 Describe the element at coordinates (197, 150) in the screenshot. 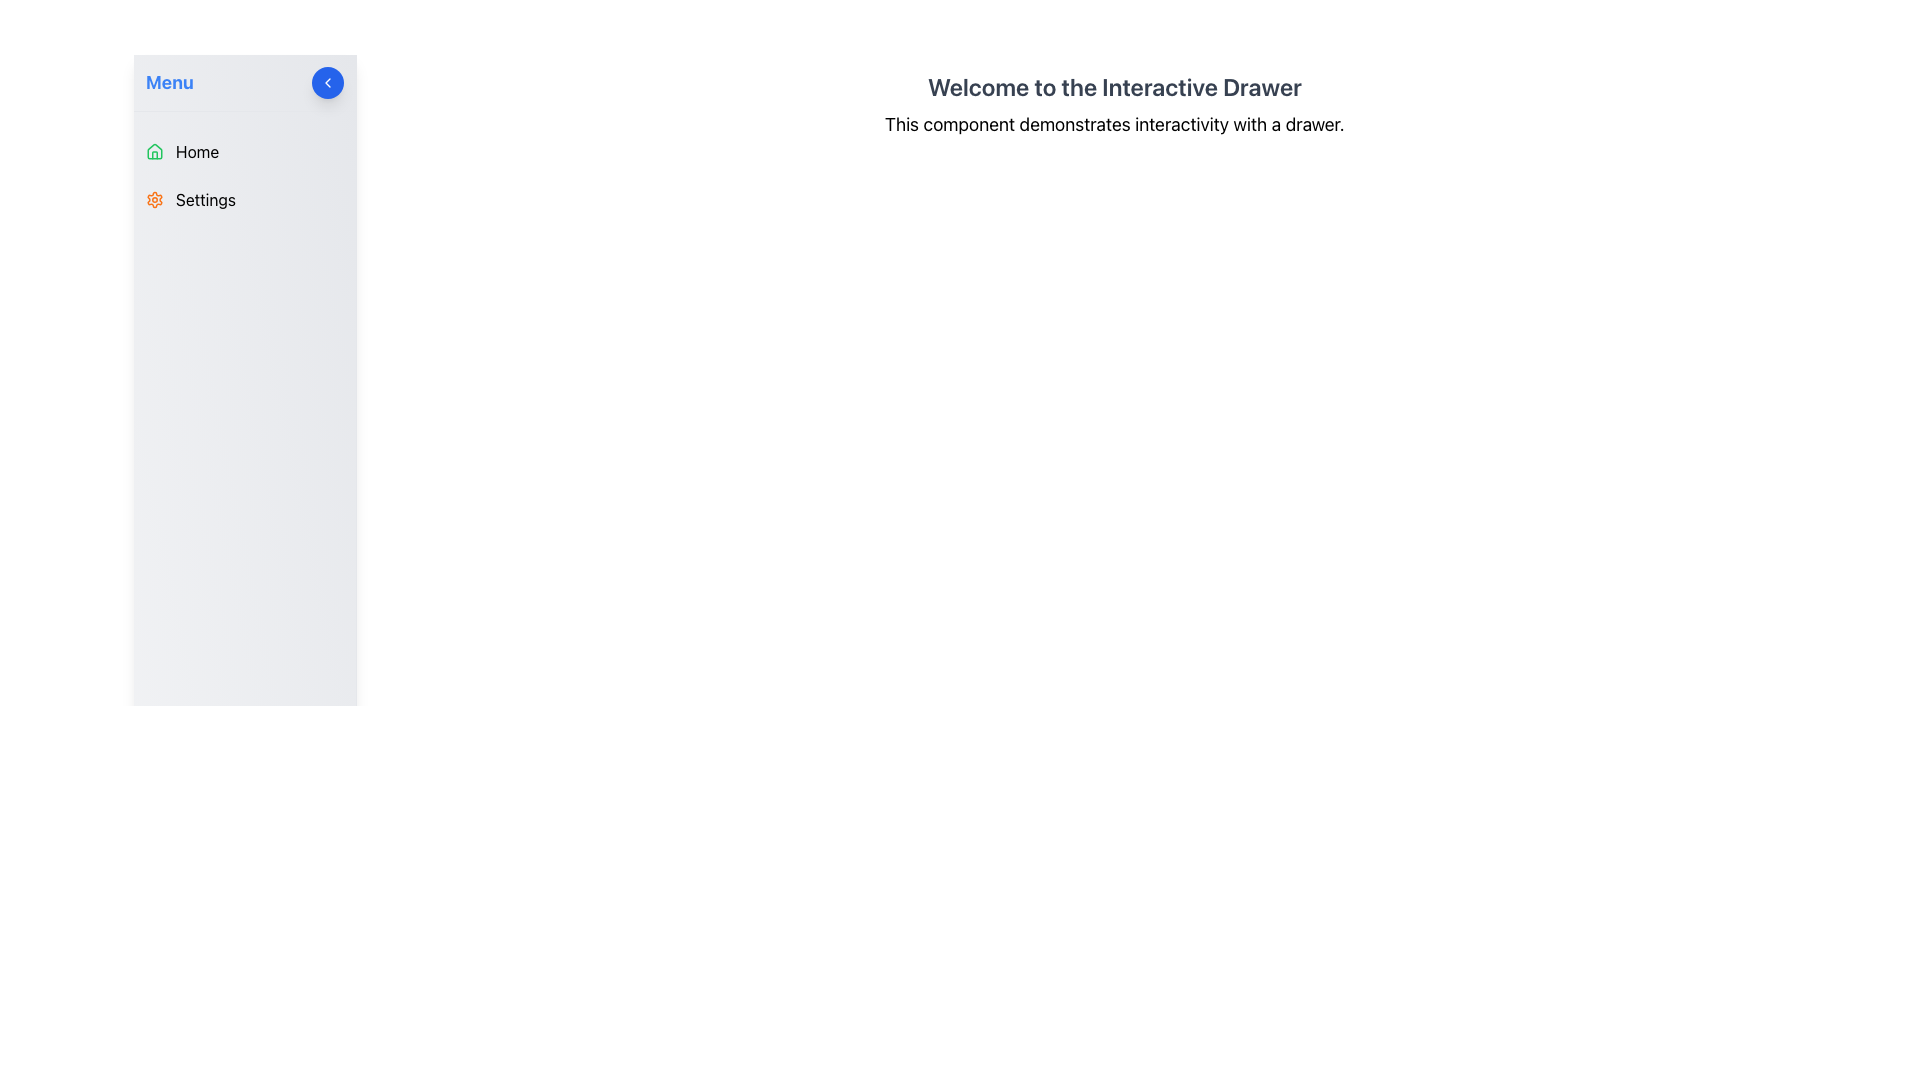

I see `the 'Home' text label, which is displayed in black and located to the right of a green house-shaped icon in the left vertical menu under the header 'Menu'` at that location.